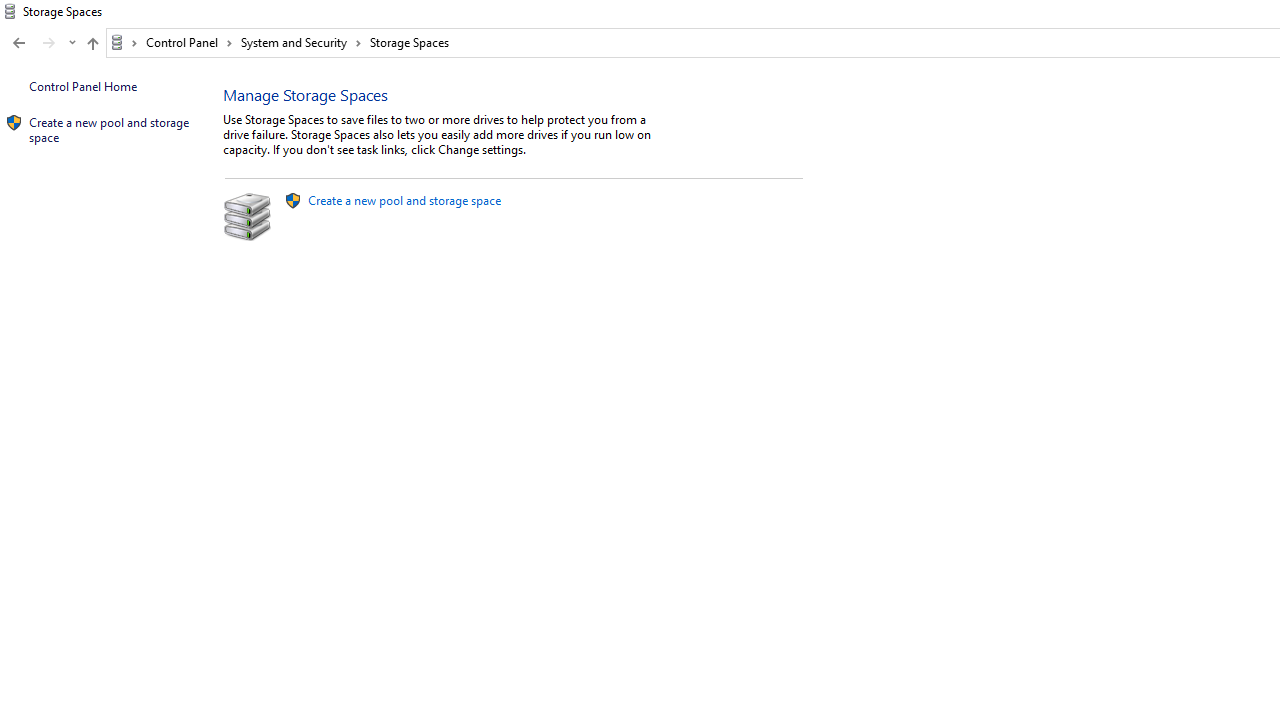 This screenshot has width=1280, height=720. Describe the element at coordinates (19, 43) in the screenshot. I see `'Back to System and Security (Alt + Left Arrow)'` at that location.